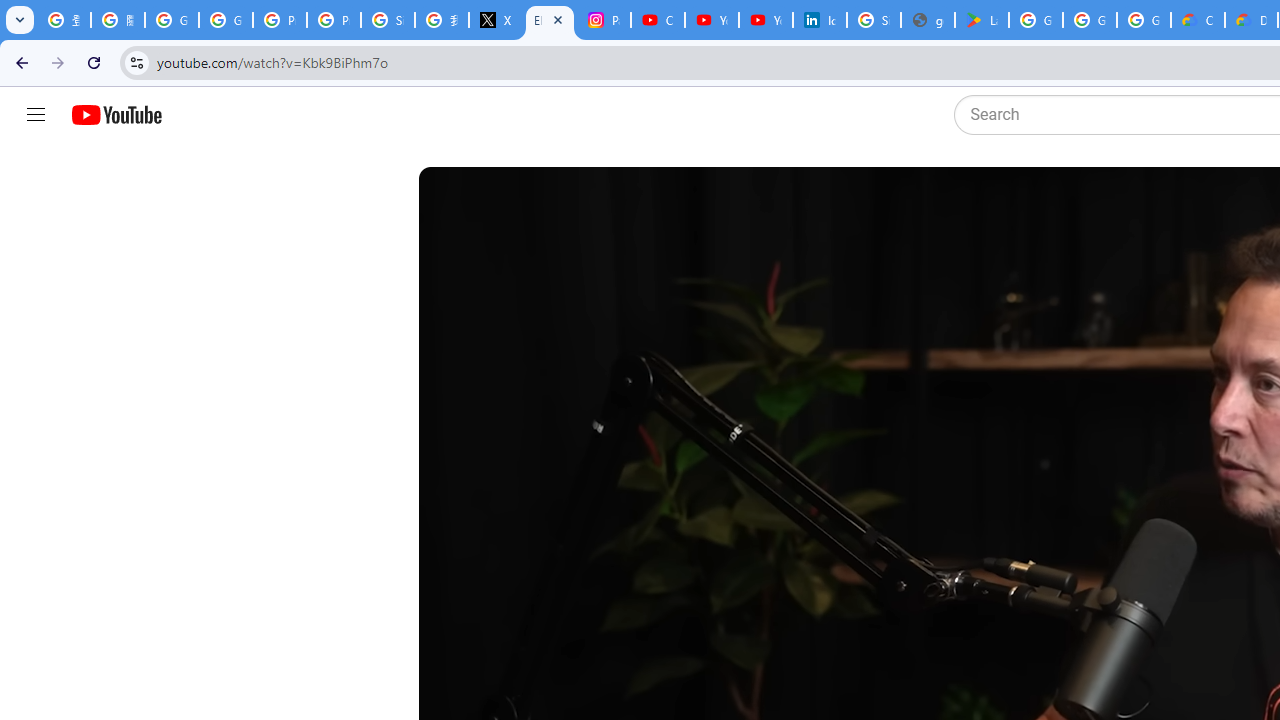 Image resolution: width=1280 pixels, height=720 pixels. Describe the element at coordinates (115, 115) in the screenshot. I see `'YouTube Home'` at that location.